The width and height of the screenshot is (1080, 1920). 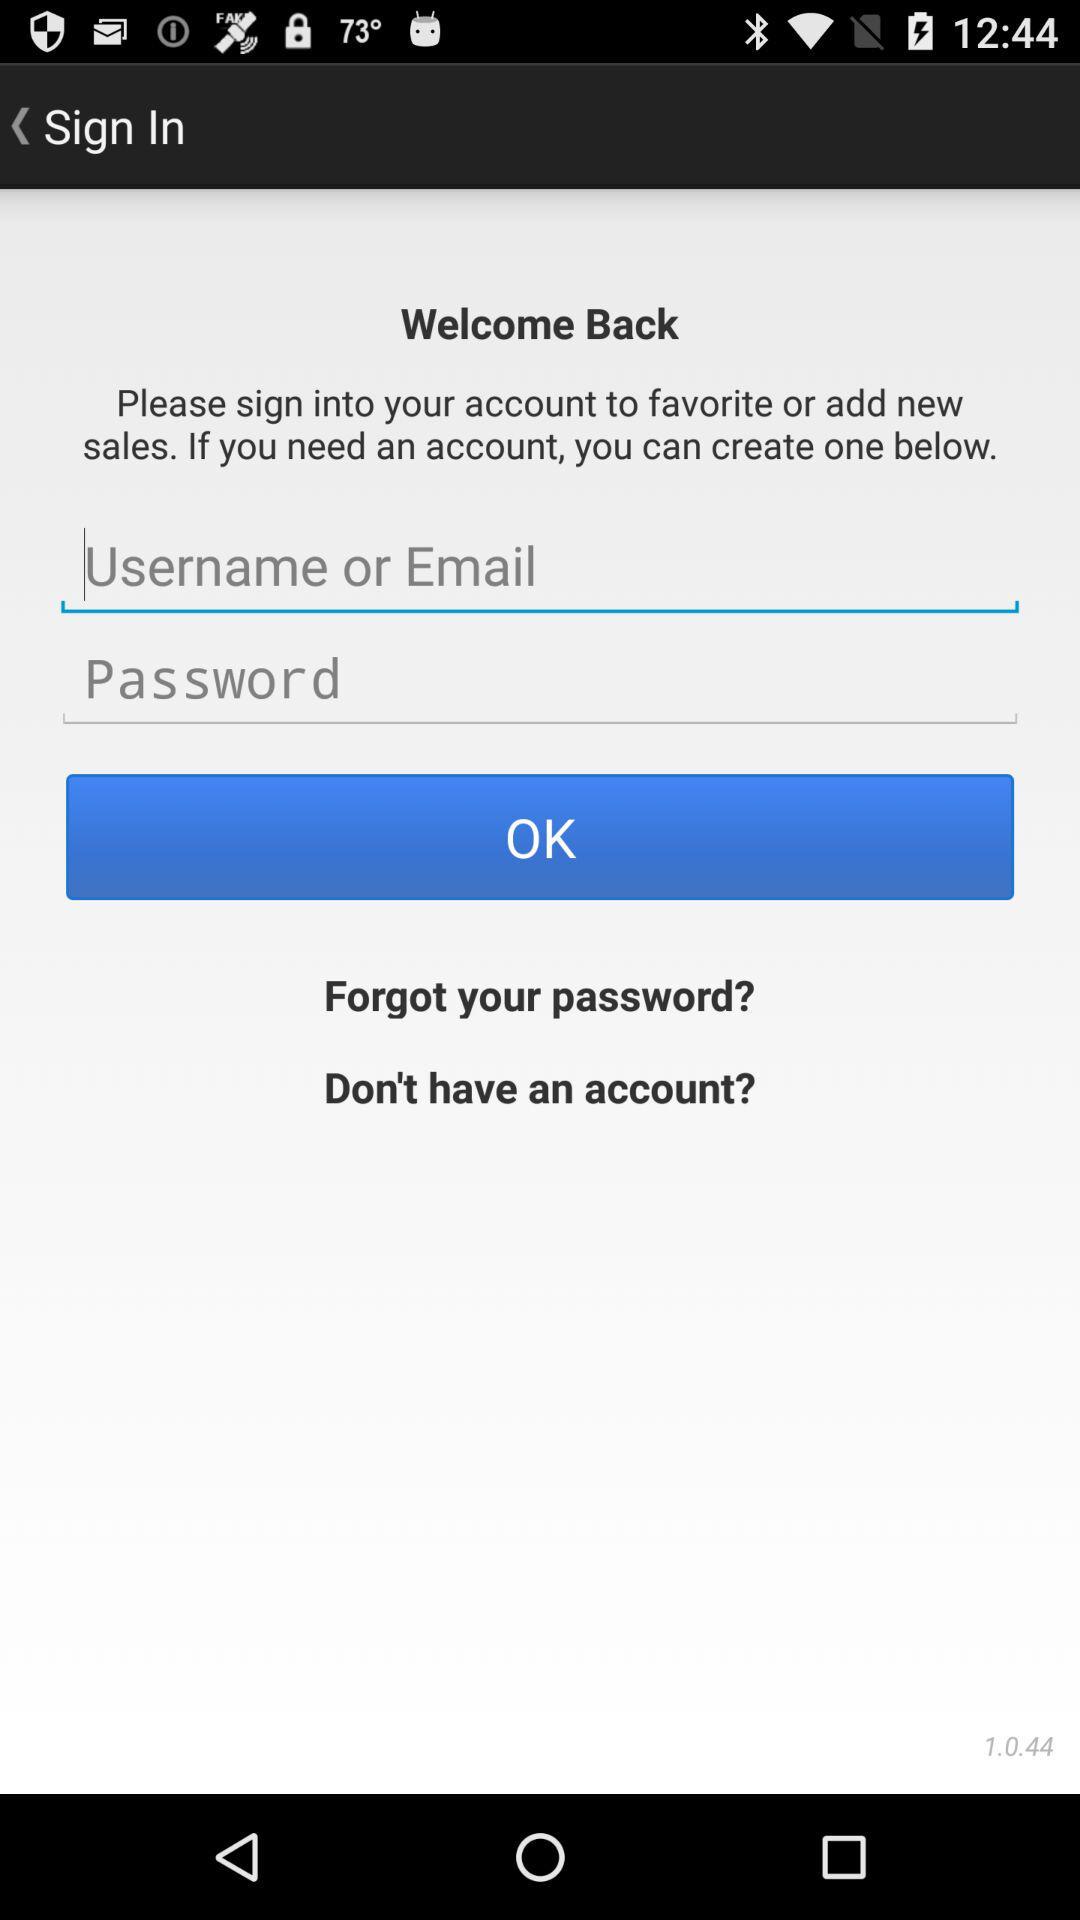 What do you see at coordinates (538, 992) in the screenshot?
I see `the forgot your password? app` at bounding box center [538, 992].